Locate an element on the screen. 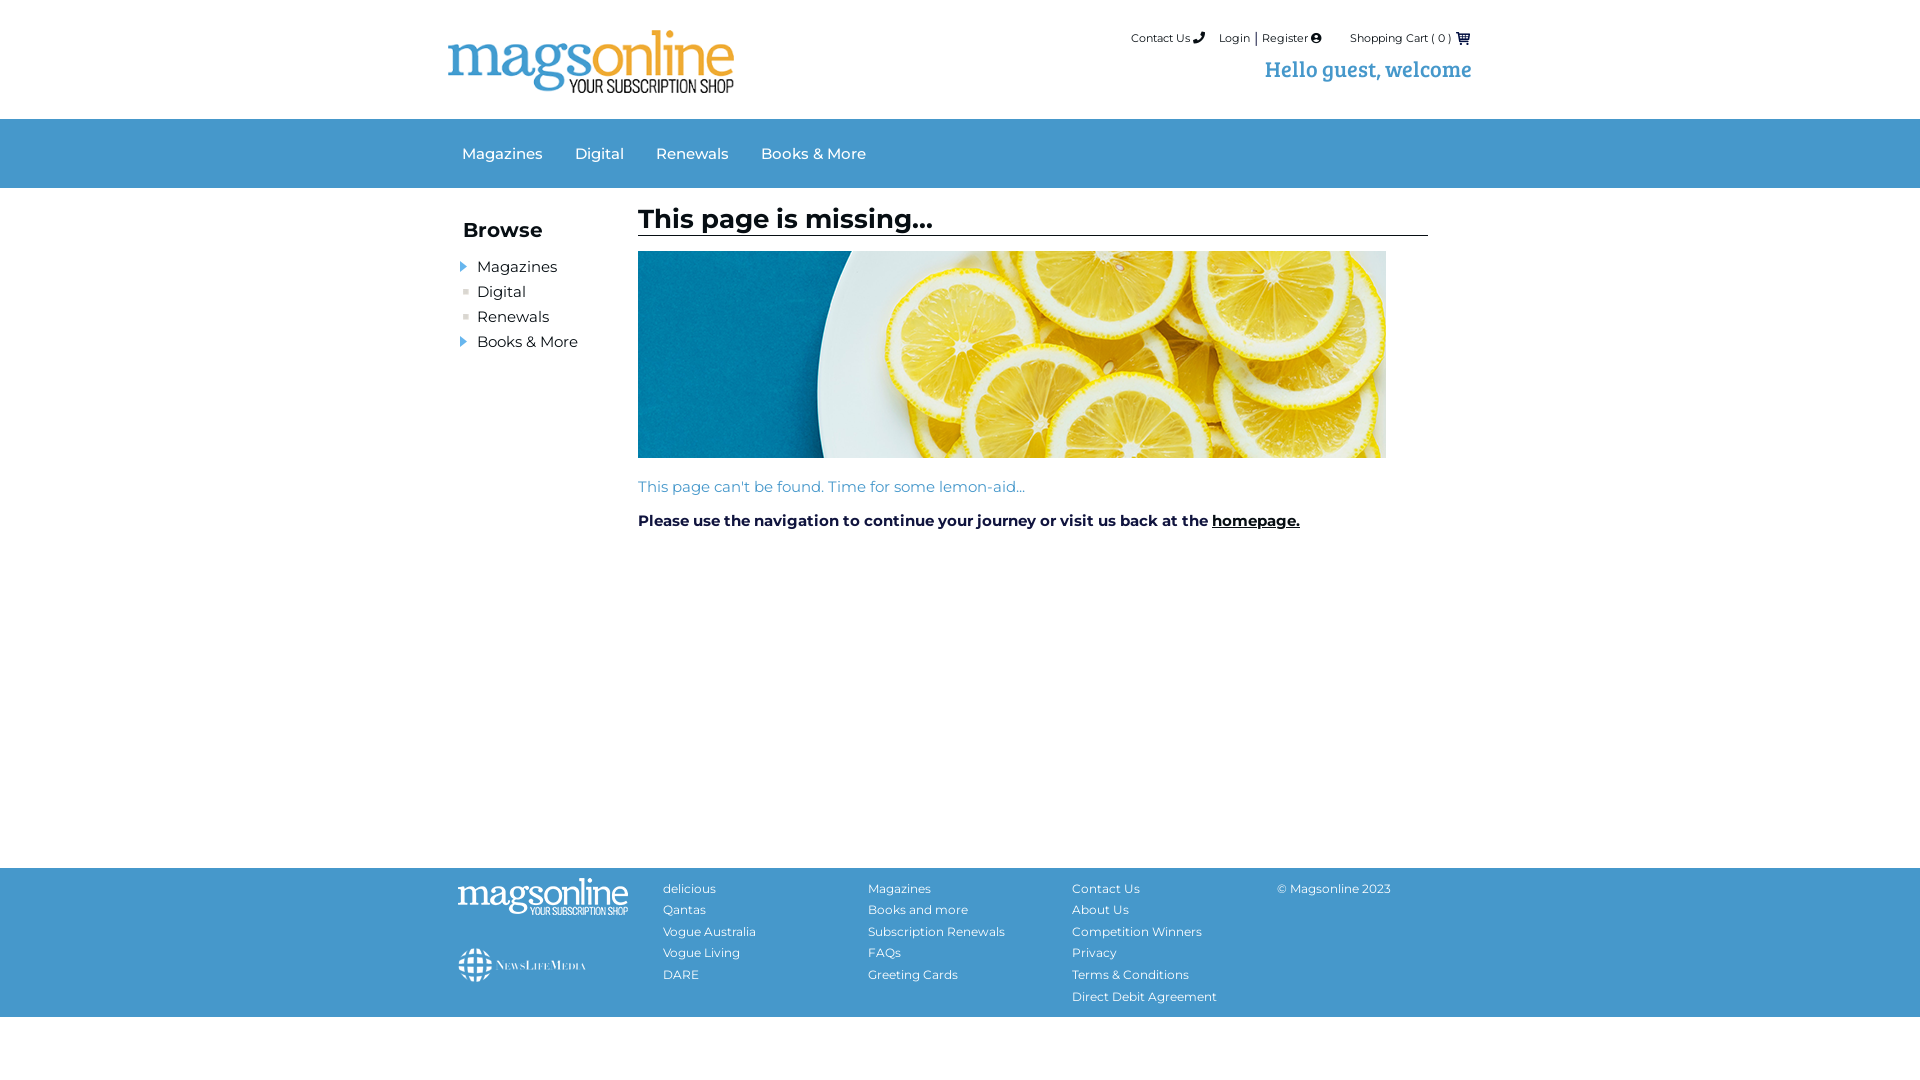 The height and width of the screenshot is (1080, 1920). 'delicious' is located at coordinates (689, 887).